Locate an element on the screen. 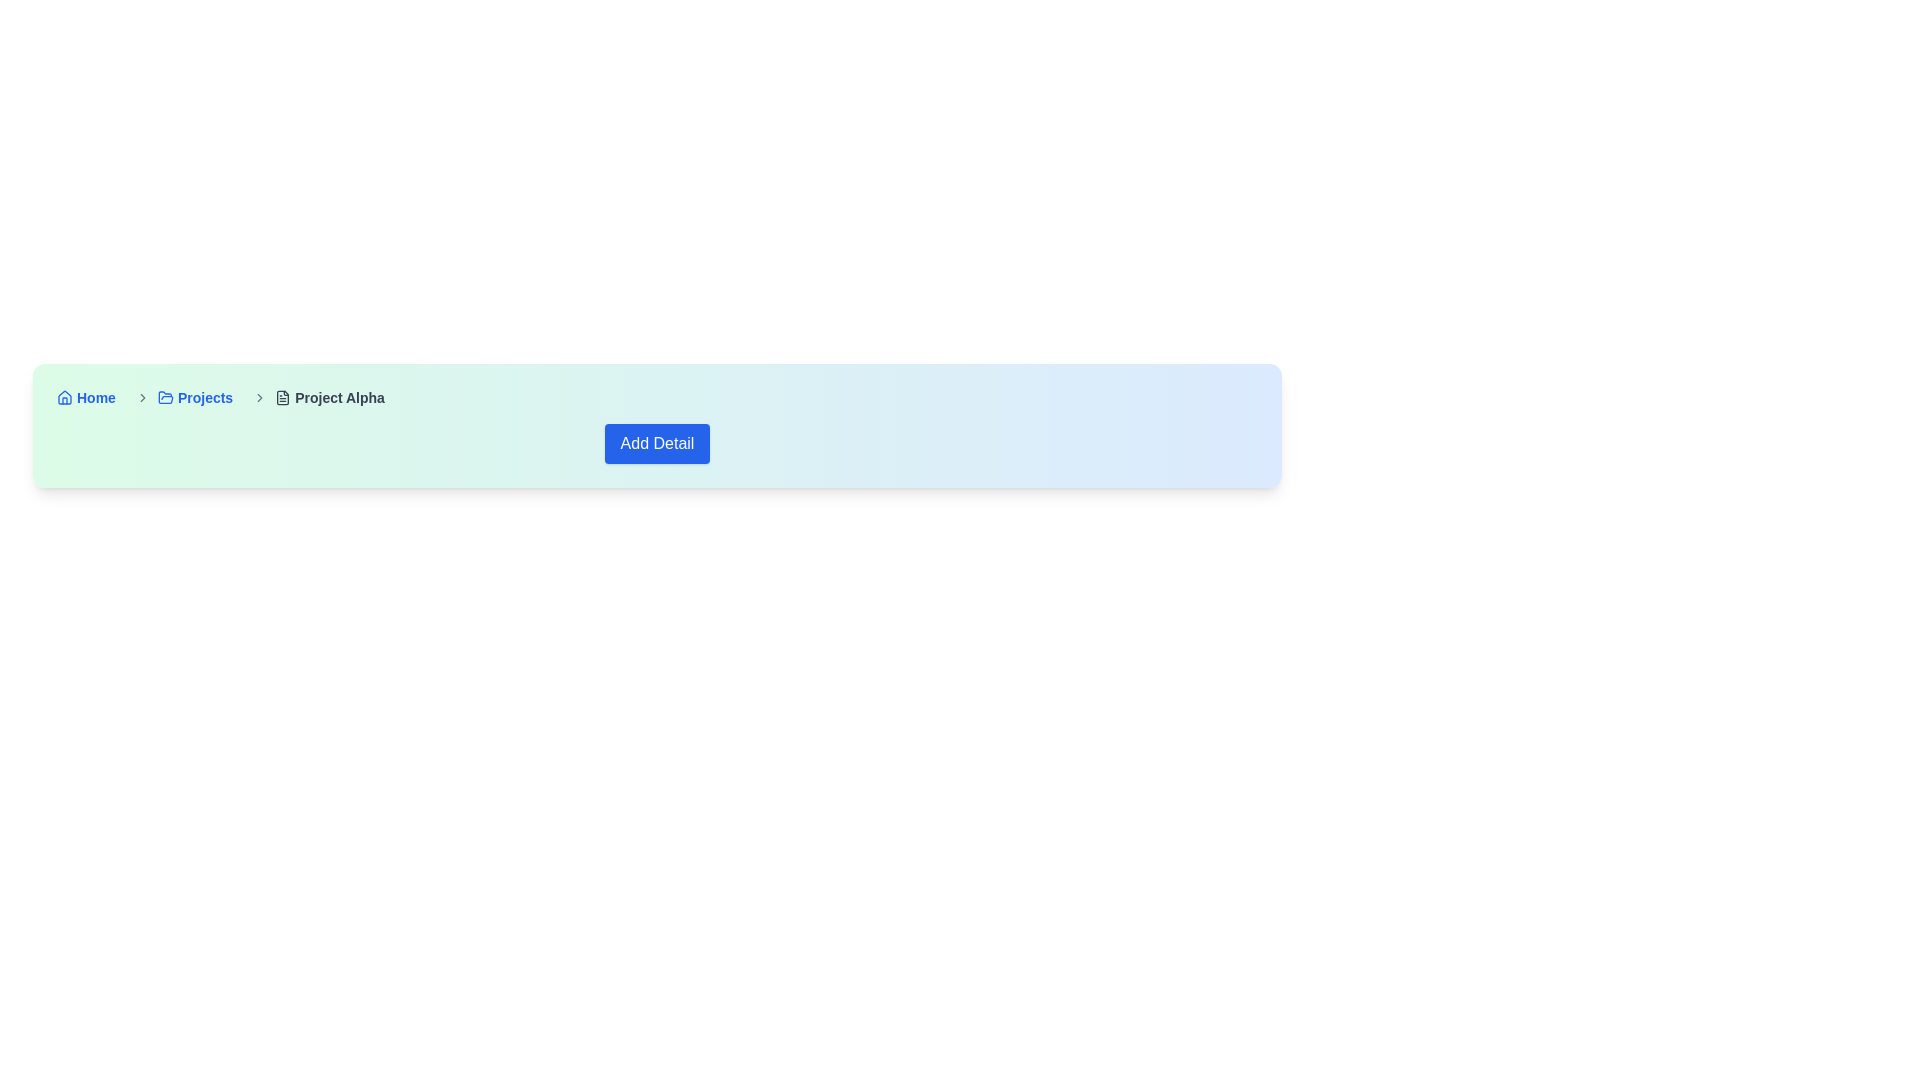 This screenshot has width=1920, height=1080. the clickable text link with an icon that navigates back to the homepage in the breadcrumb navigation bar to underline the text is located at coordinates (85, 397).